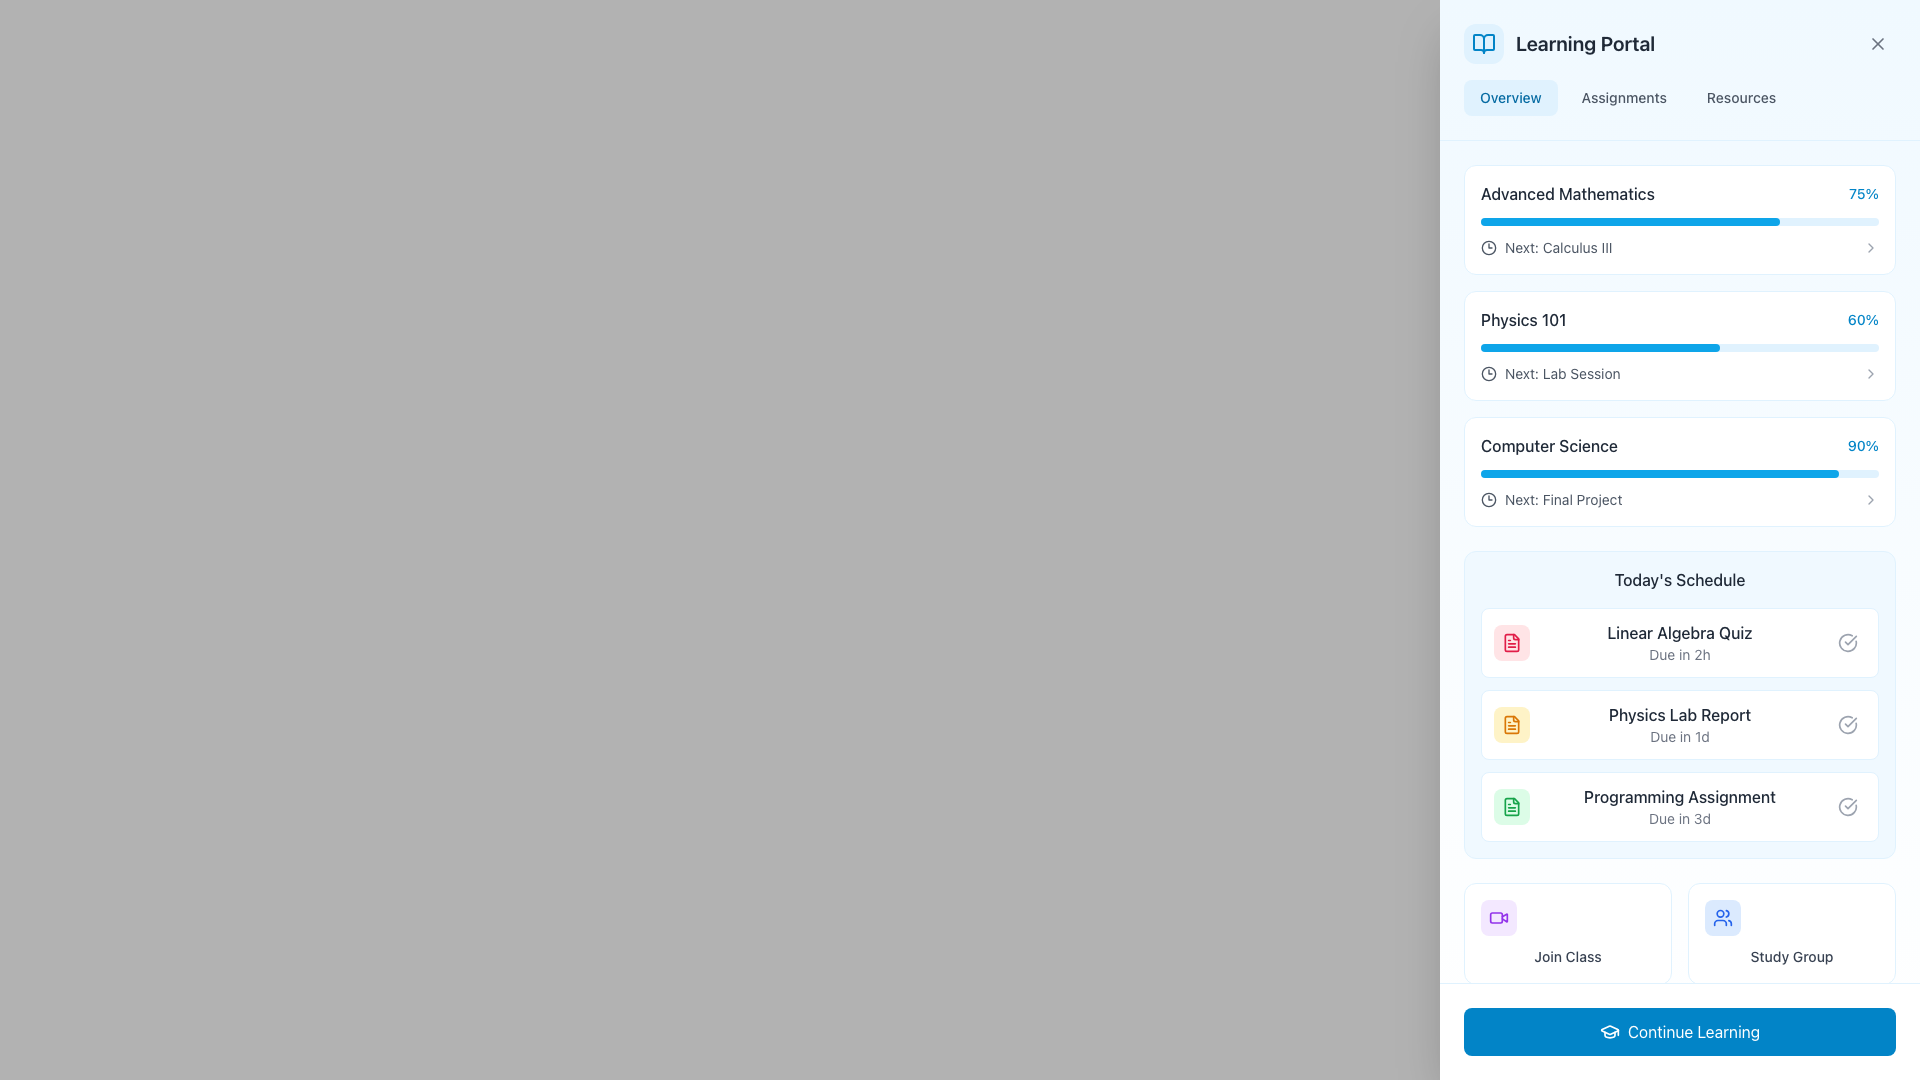 The height and width of the screenshot is (1080, 1920). What do you see at coordinates (1545, 246) in the screenshot?
I see `the informational label indicating 'Calculus III' in the Advanced Mathematics section, located beneath the progress bar` at bounding box center [1545, 246].